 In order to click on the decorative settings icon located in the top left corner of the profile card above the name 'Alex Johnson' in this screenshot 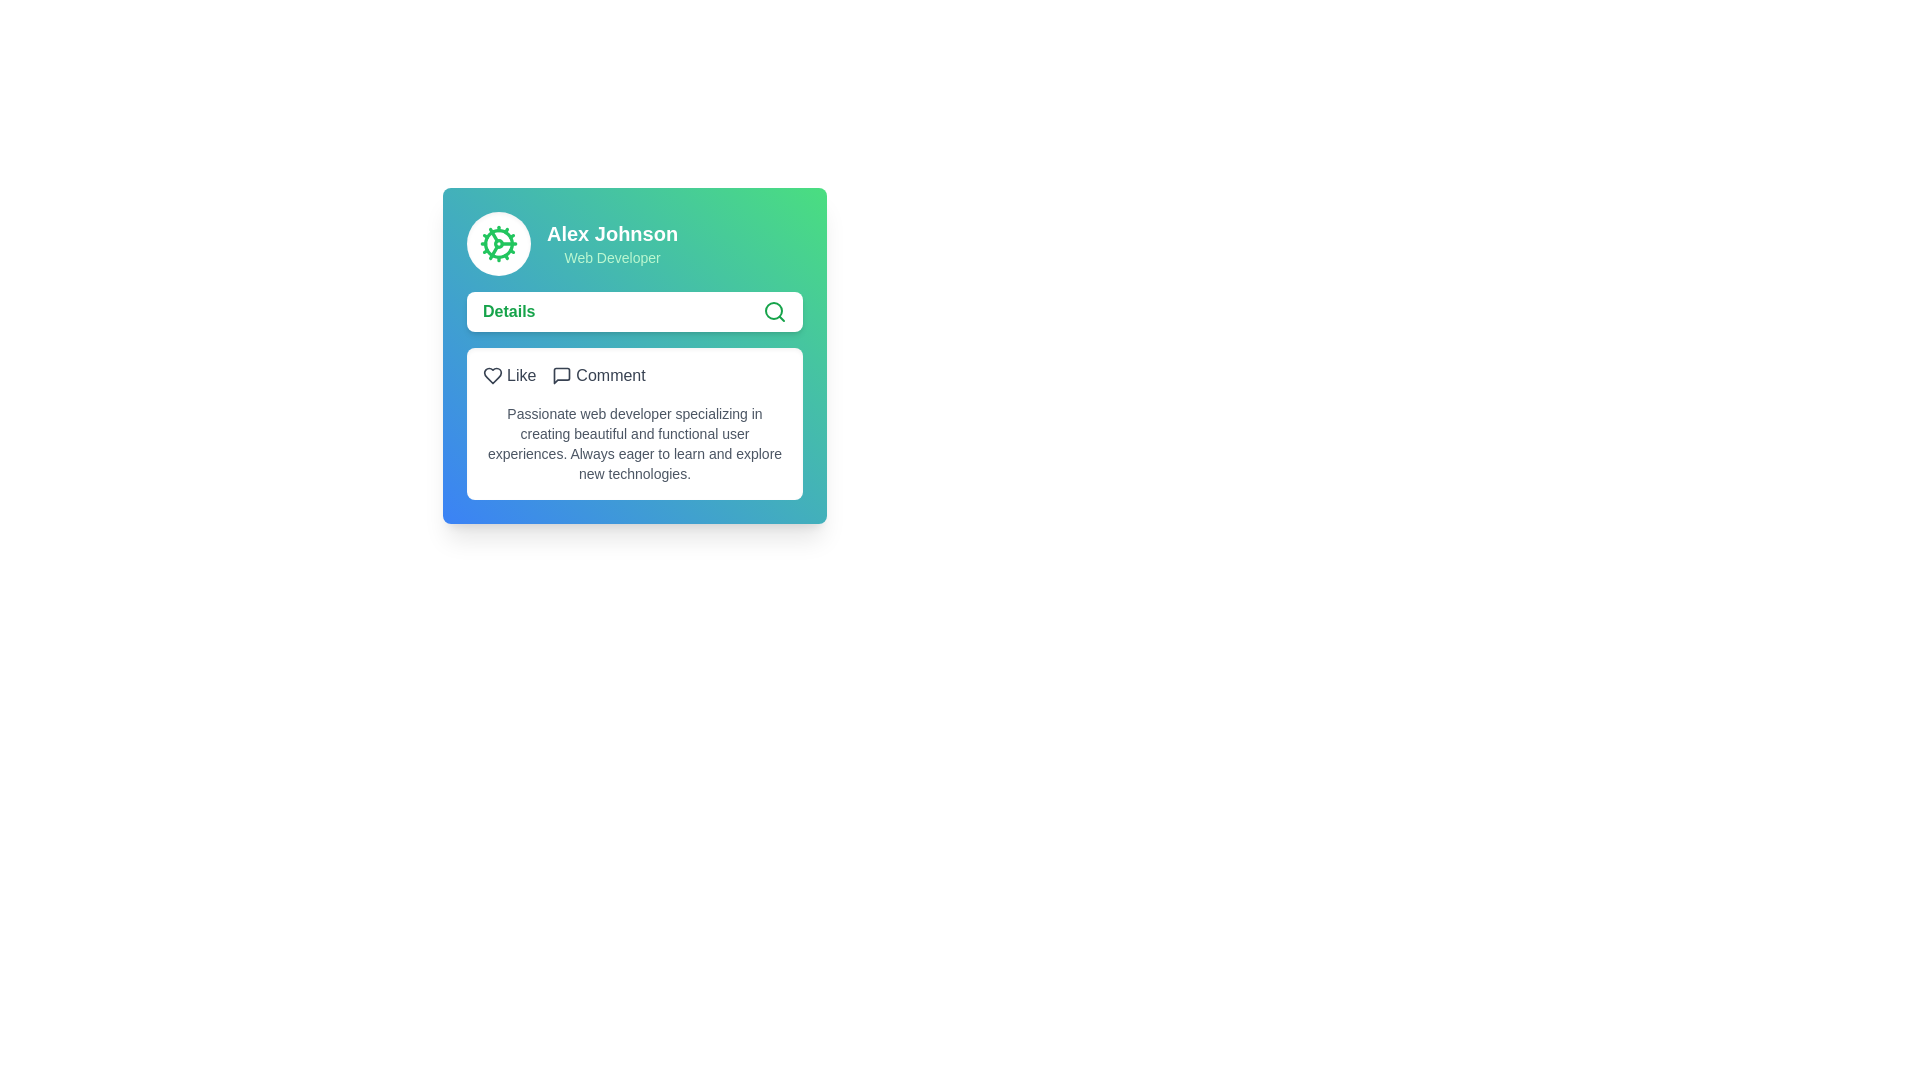, I will do `click(499, 242)`.